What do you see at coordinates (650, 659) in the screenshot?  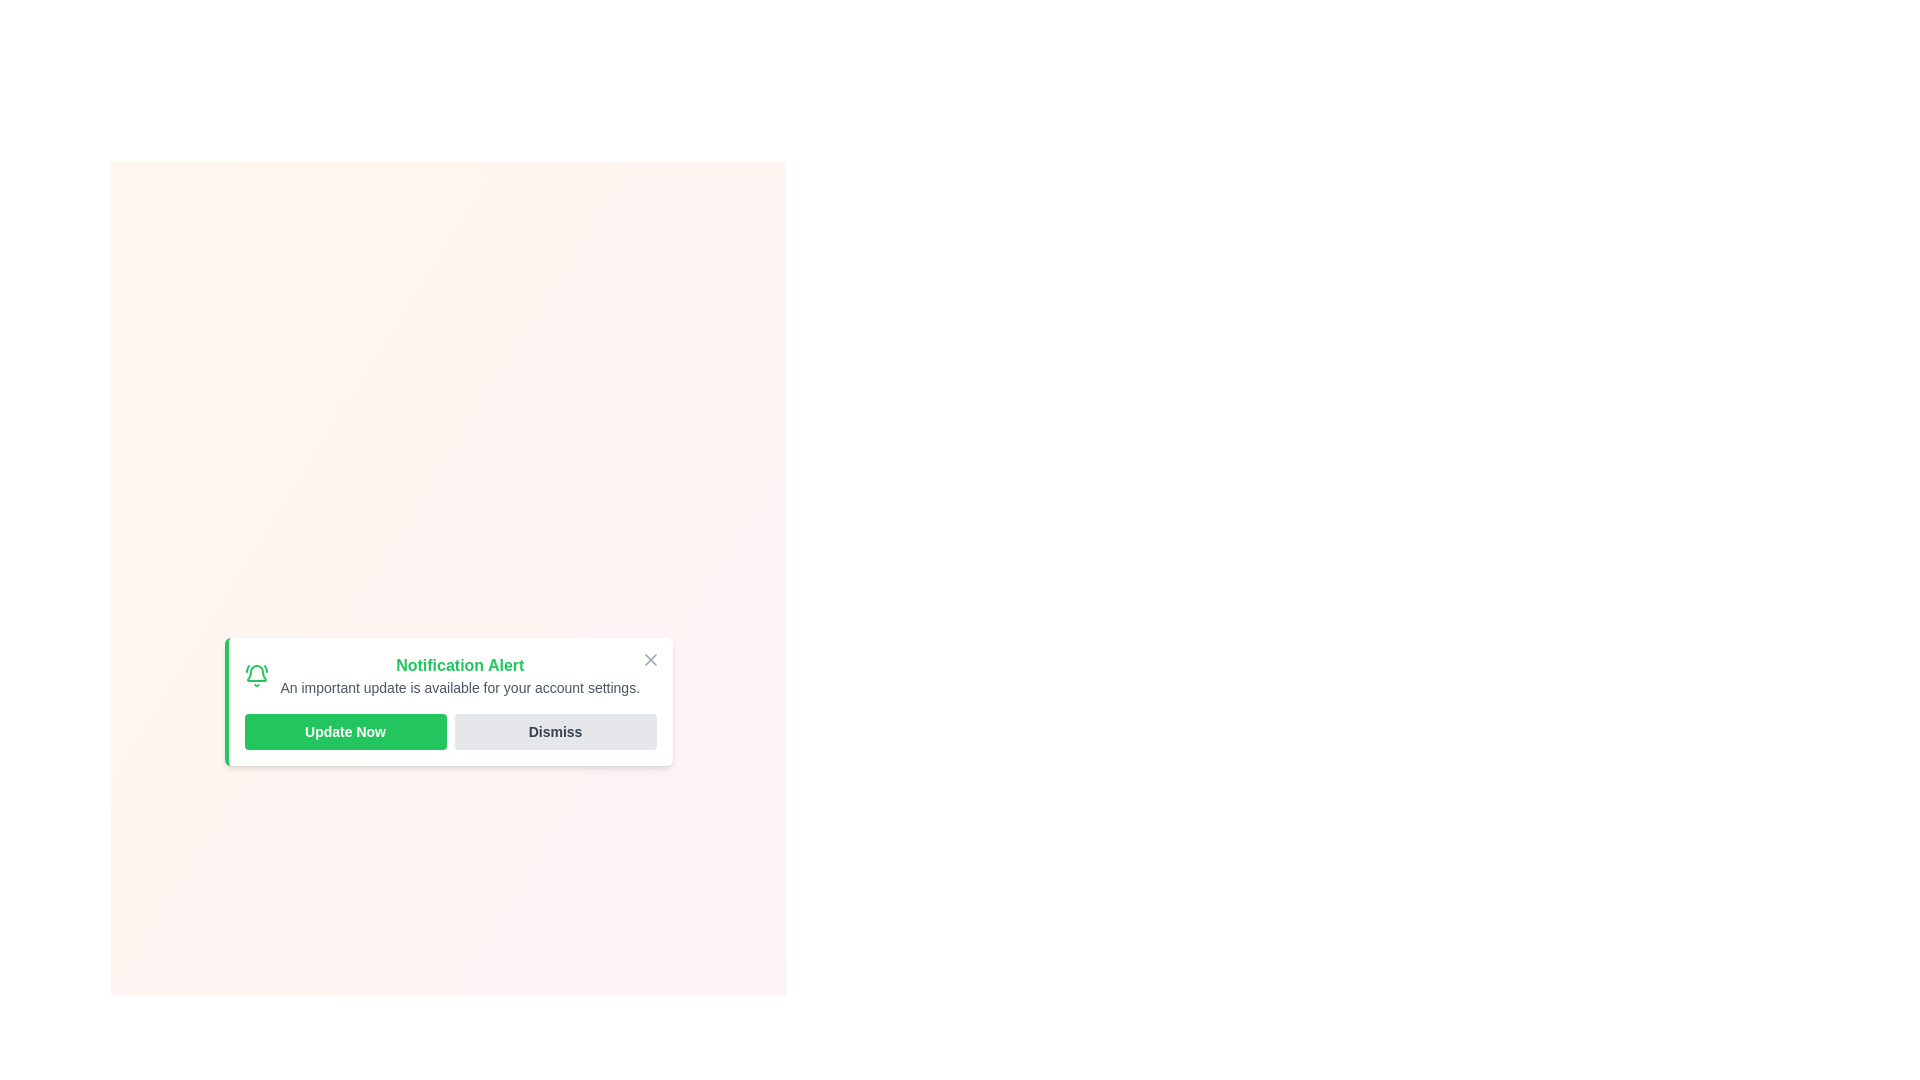 I see `close button to dismiss the alert` at bounding box center [650, 659].